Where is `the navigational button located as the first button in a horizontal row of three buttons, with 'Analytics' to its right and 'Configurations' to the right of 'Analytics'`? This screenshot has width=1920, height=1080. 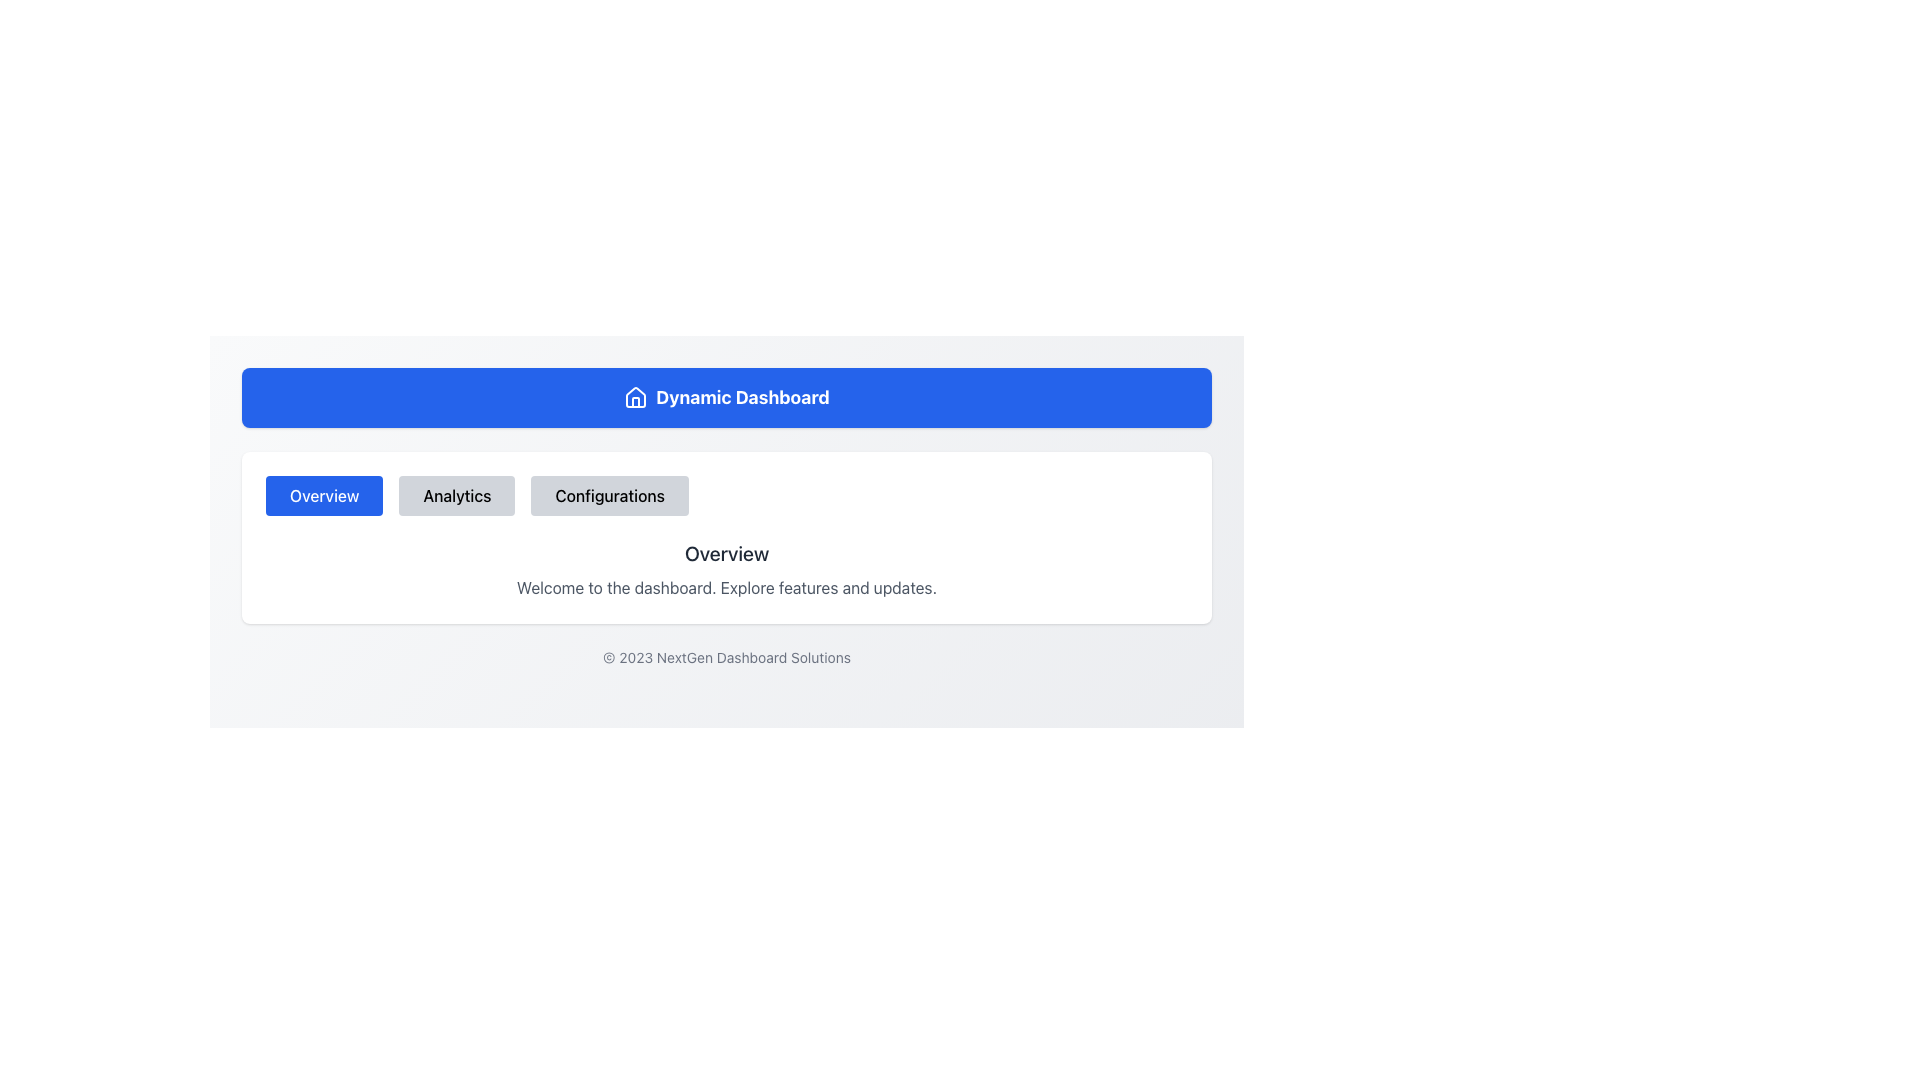 the navigational button located as the first button in a horizontal row of three buttons, with 'Analytics' to its right and 'Configurations' to the right of 'Analytics' is located at coordinates (324, 495).